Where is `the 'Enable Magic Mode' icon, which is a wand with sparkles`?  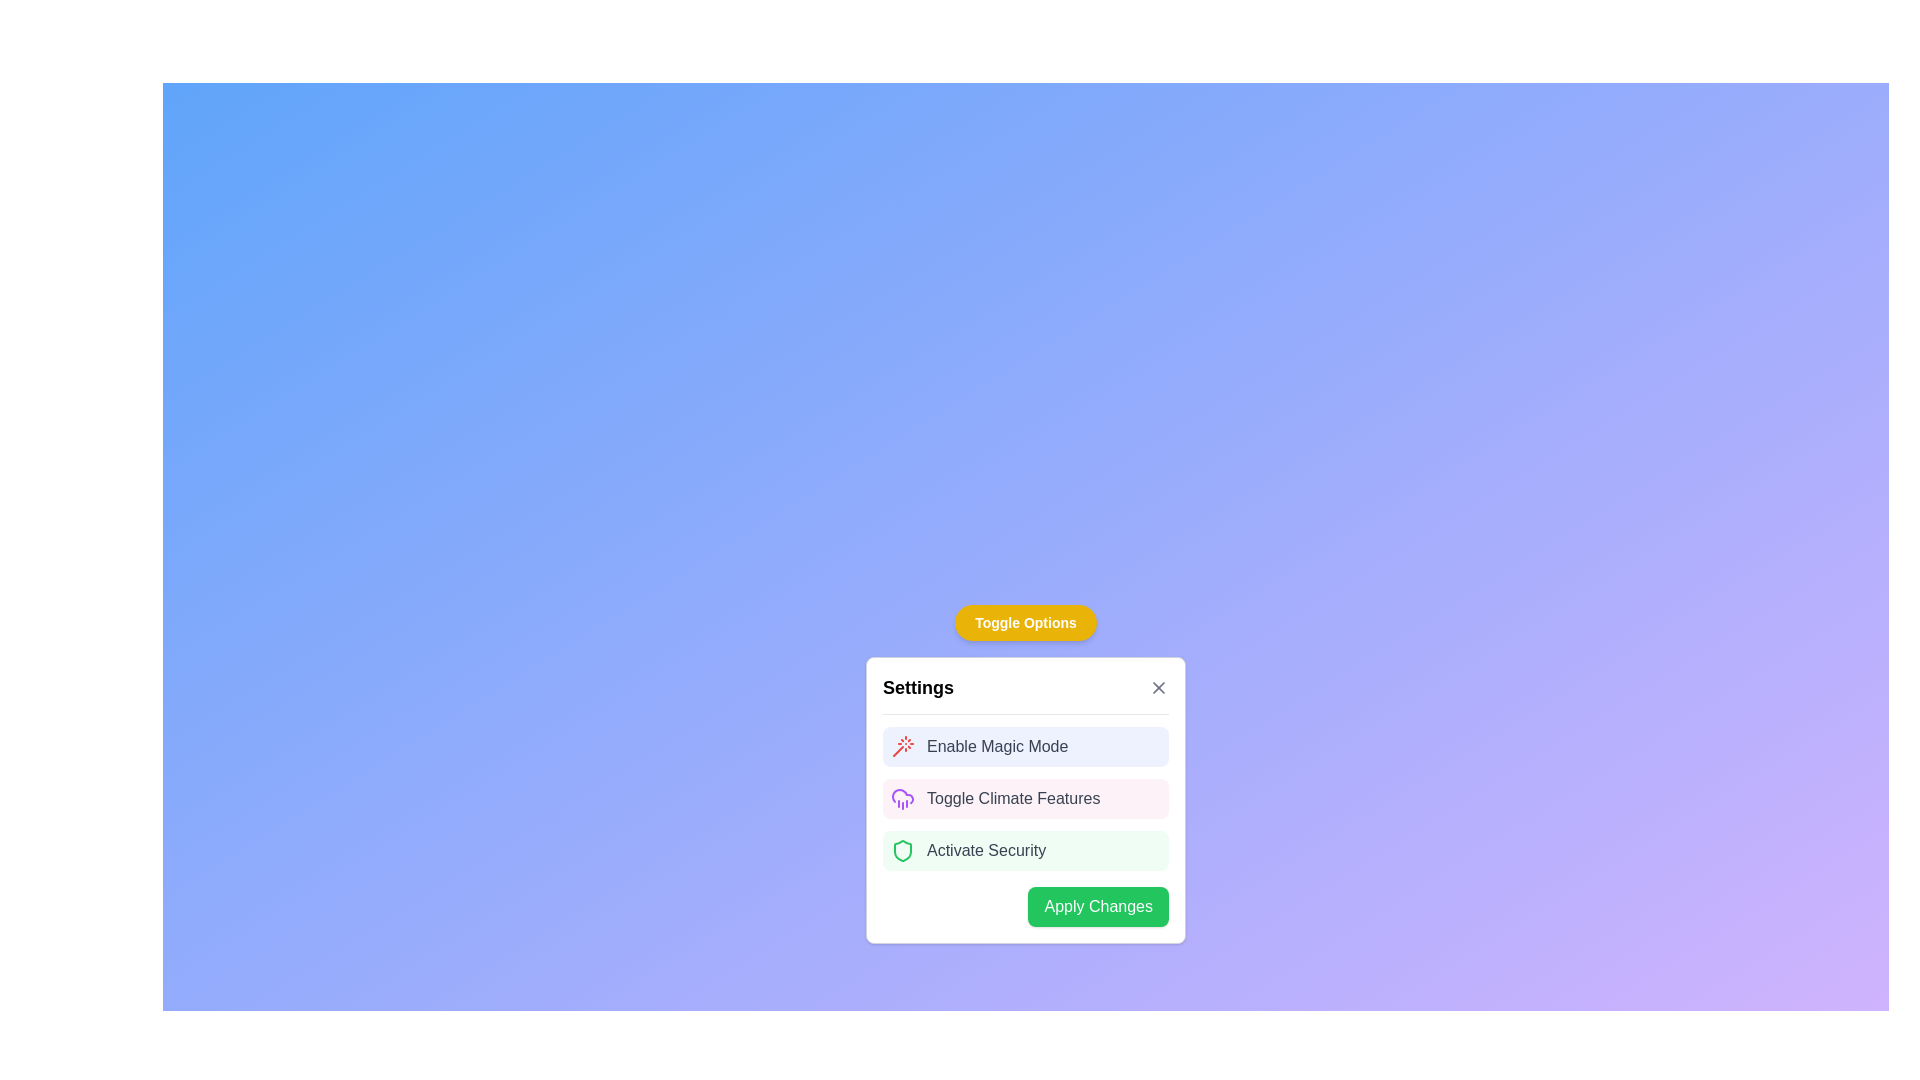 the 'Enable Magic Mode' icon, which is a wand with sparkles is located at coordinates (901, 747).